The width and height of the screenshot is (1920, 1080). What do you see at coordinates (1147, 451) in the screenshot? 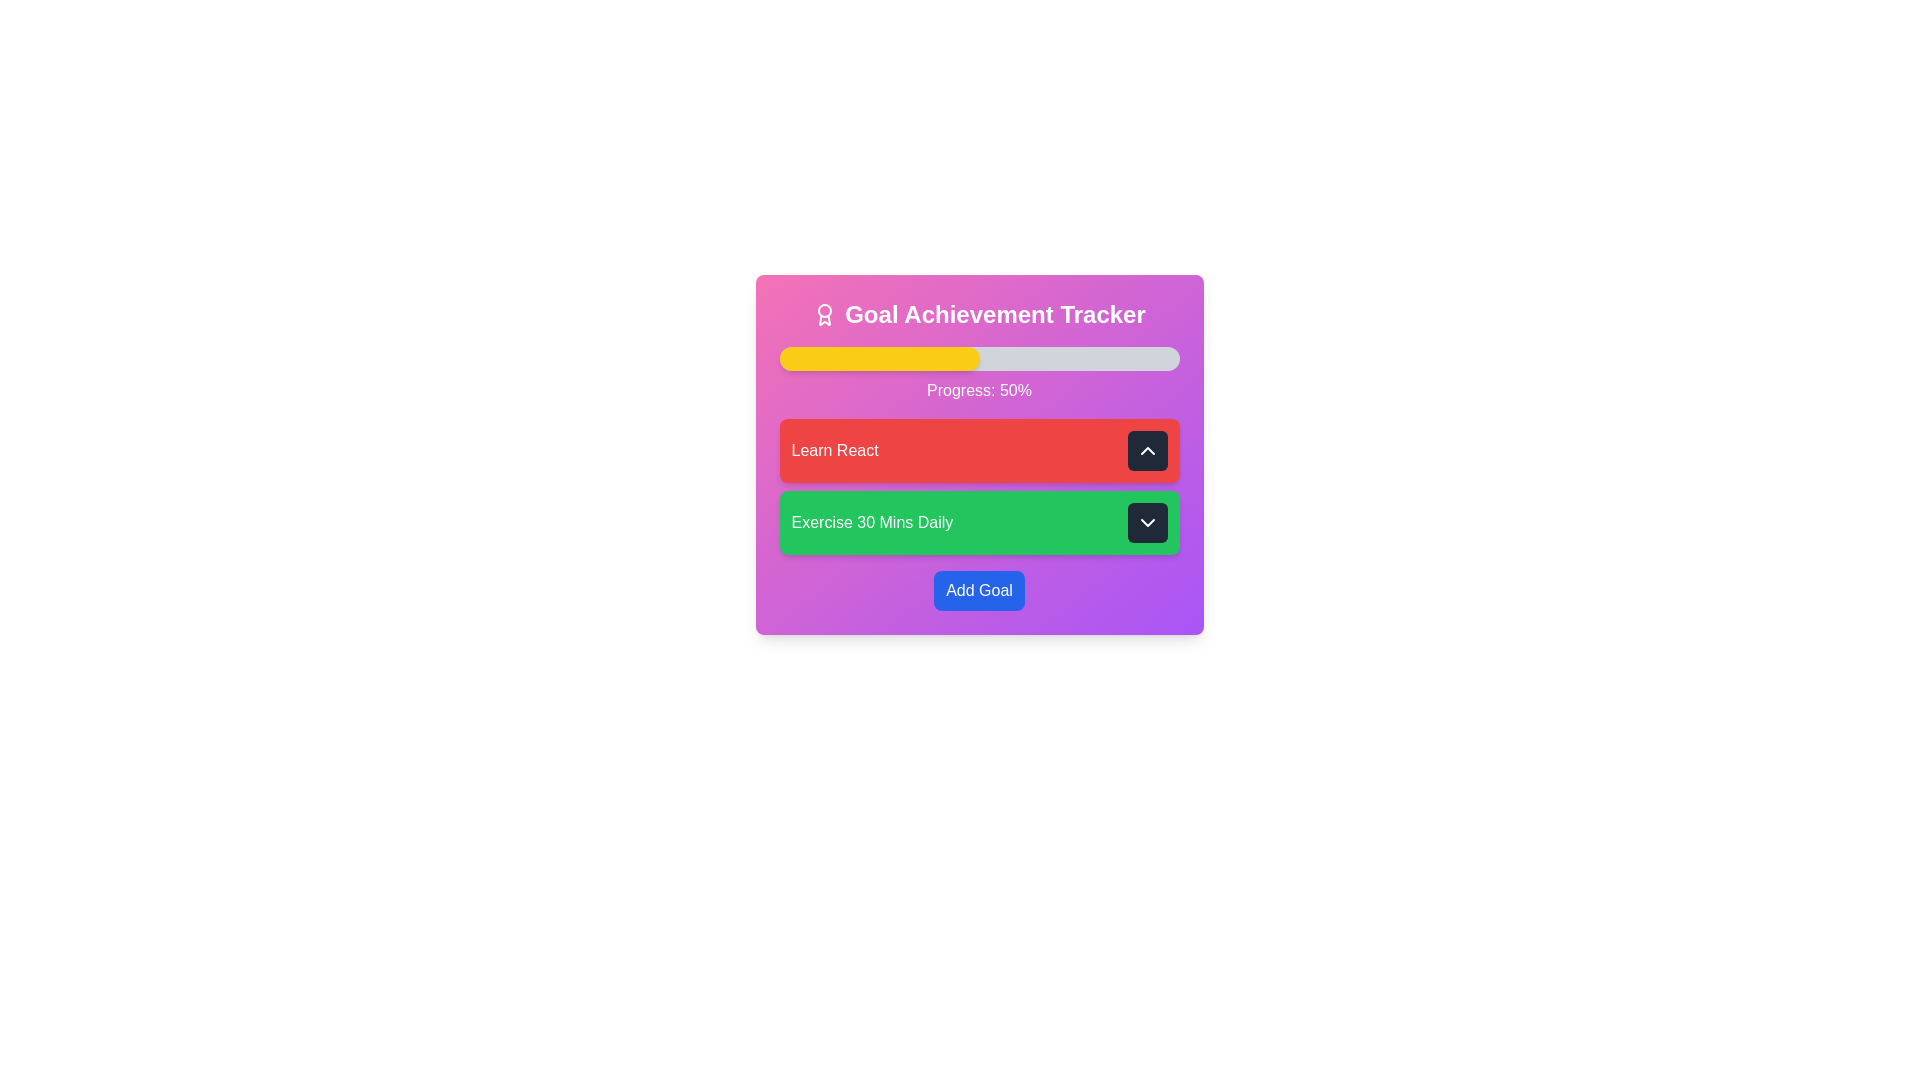
I see `the upward-pointing chevron icon located within the rounded rectangular button on the red 'Learn React' card` at bounding box center [1147, 451].